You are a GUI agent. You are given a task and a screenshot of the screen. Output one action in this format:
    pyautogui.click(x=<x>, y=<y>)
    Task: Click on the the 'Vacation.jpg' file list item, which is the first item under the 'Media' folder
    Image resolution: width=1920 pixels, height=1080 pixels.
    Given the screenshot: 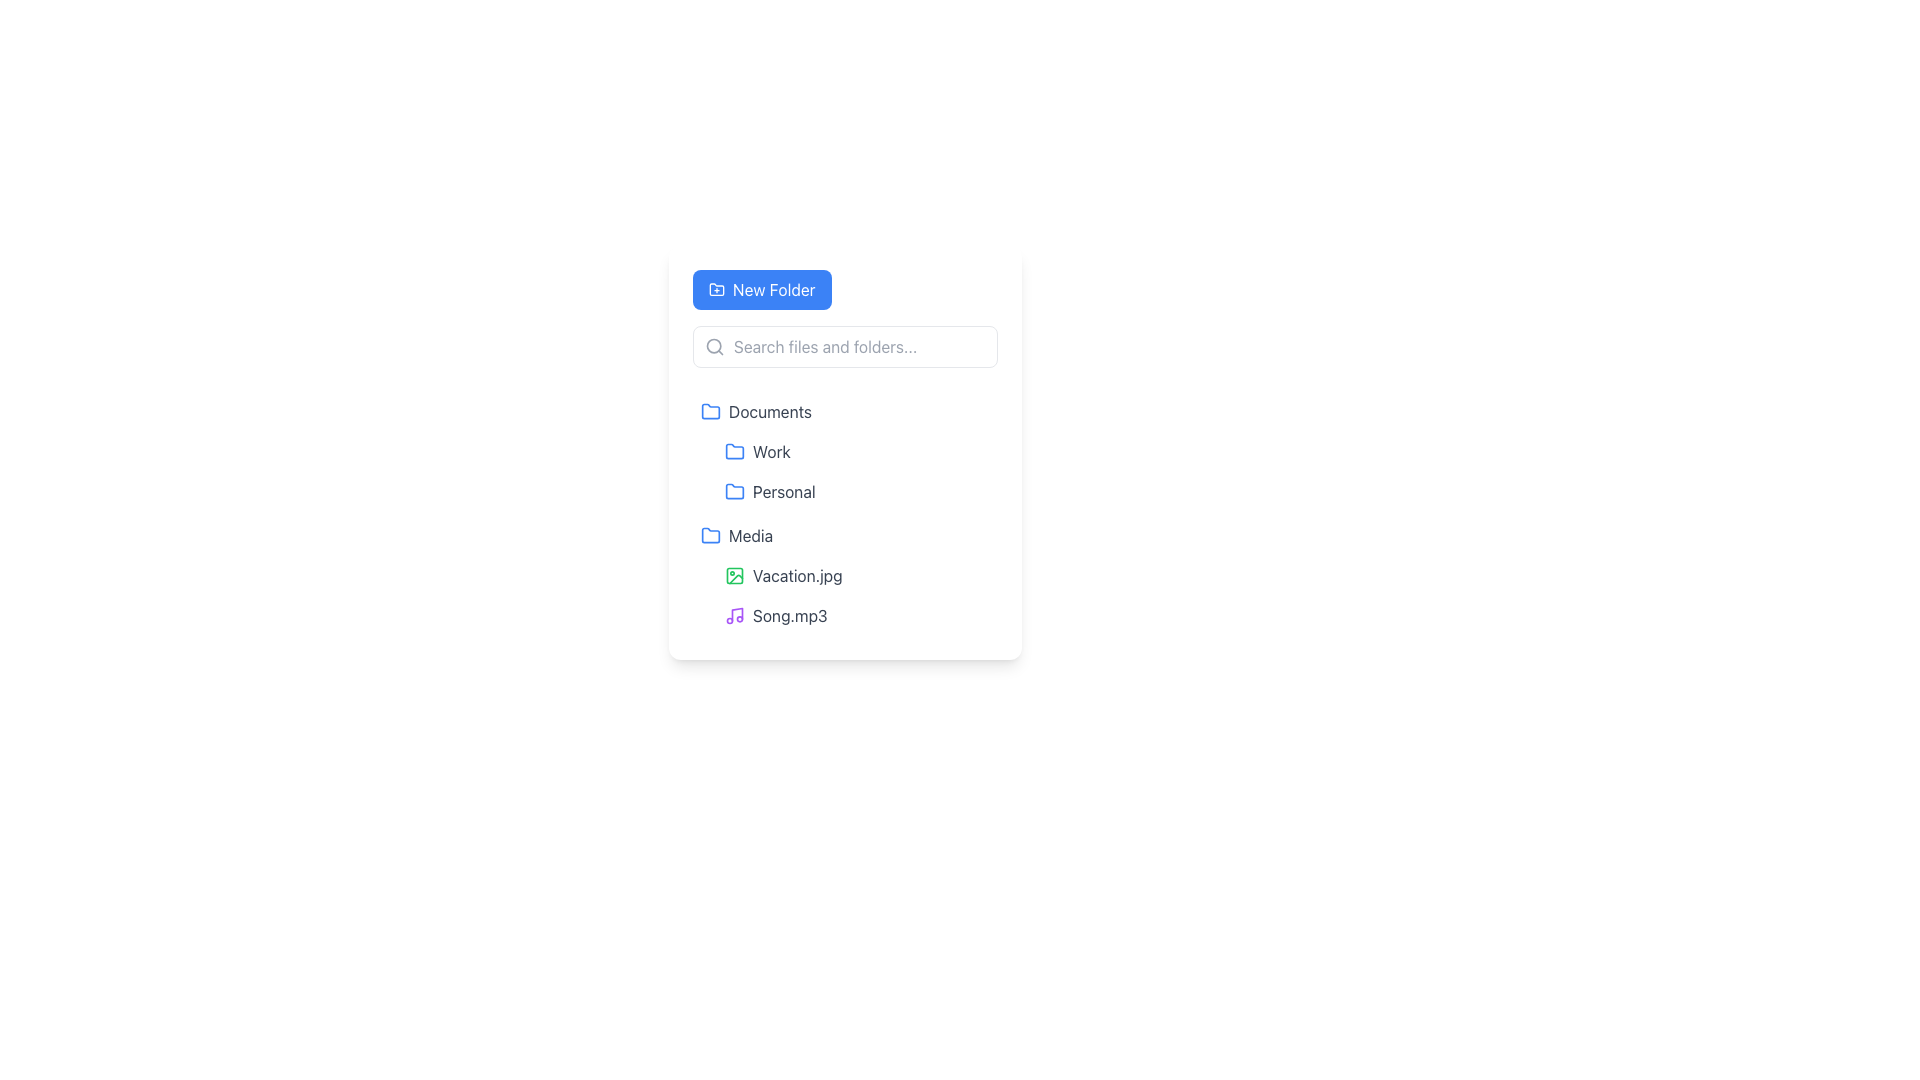 What is the action you would take?
    pyautogui.click(x=845, y=575)
    